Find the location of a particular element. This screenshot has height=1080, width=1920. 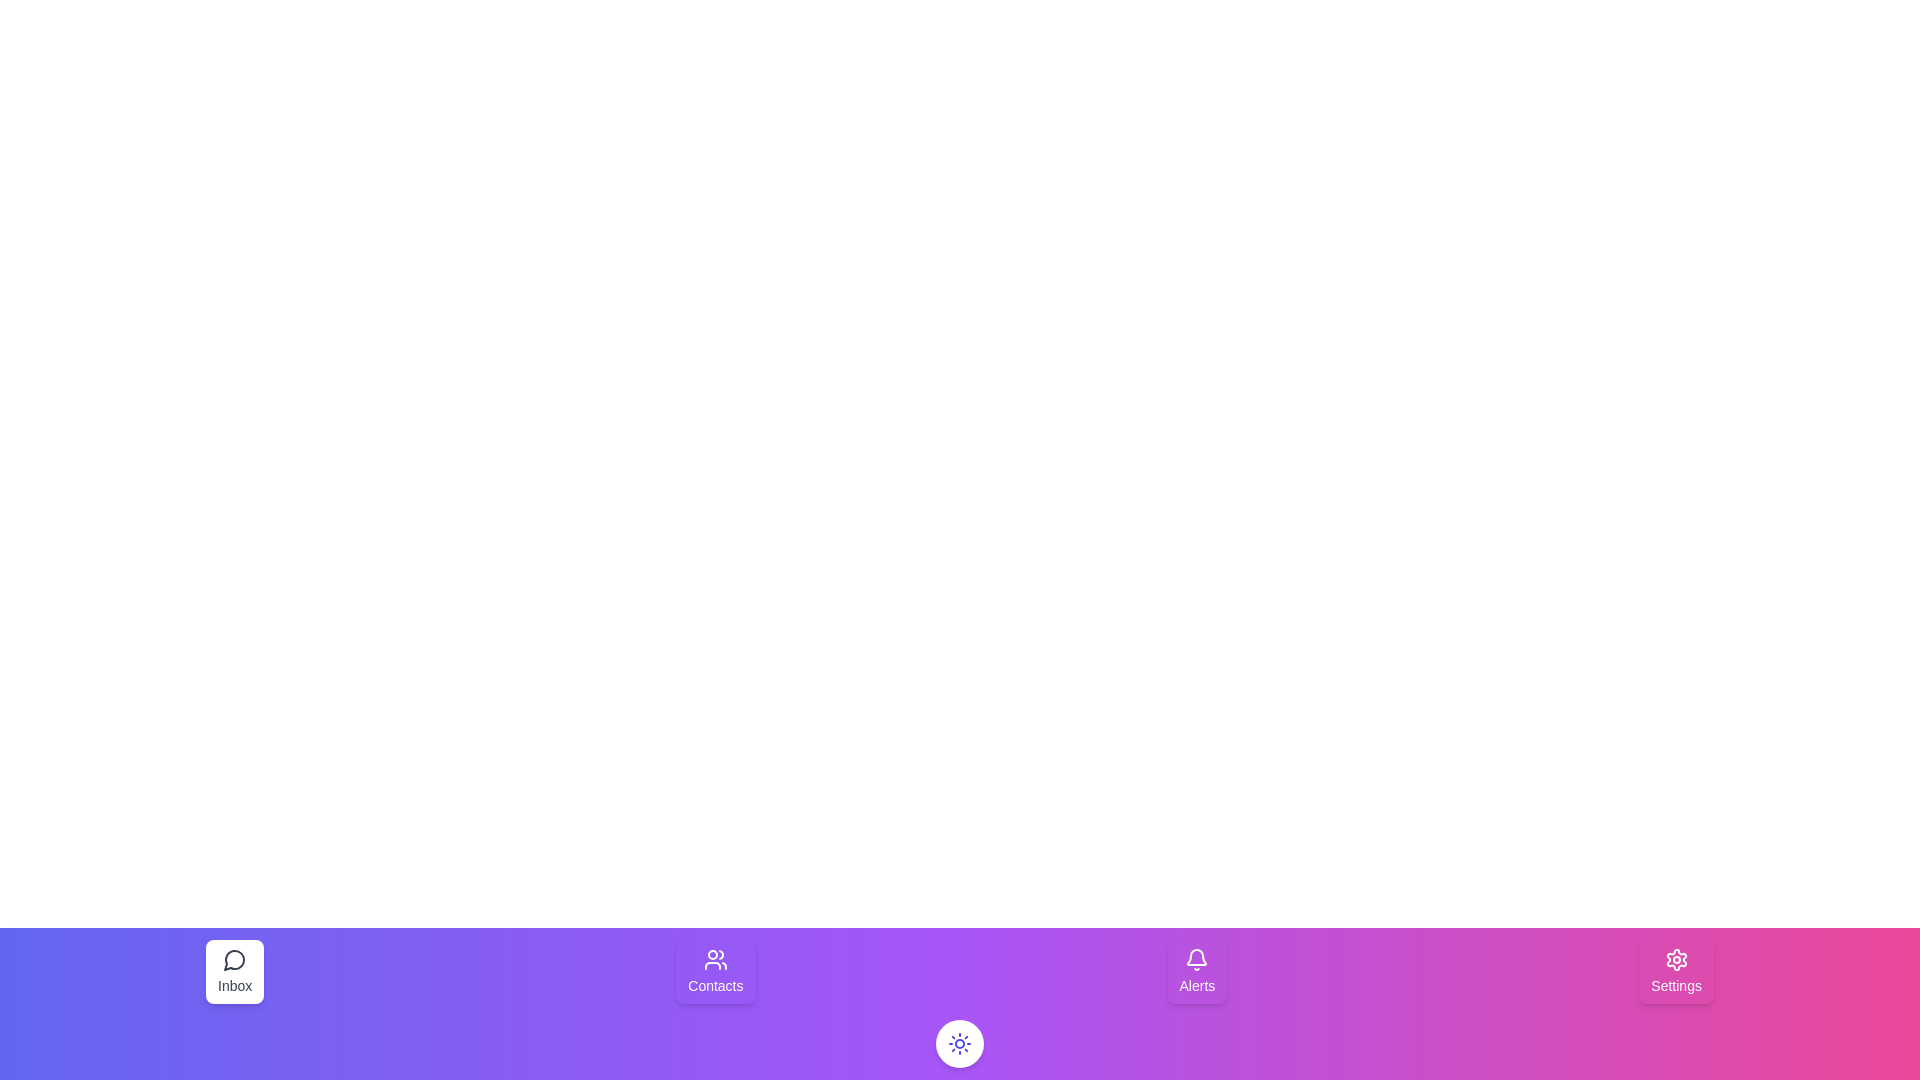

the button labeled Settings to observe its visual feedback is located at coordinates (1676, 971).